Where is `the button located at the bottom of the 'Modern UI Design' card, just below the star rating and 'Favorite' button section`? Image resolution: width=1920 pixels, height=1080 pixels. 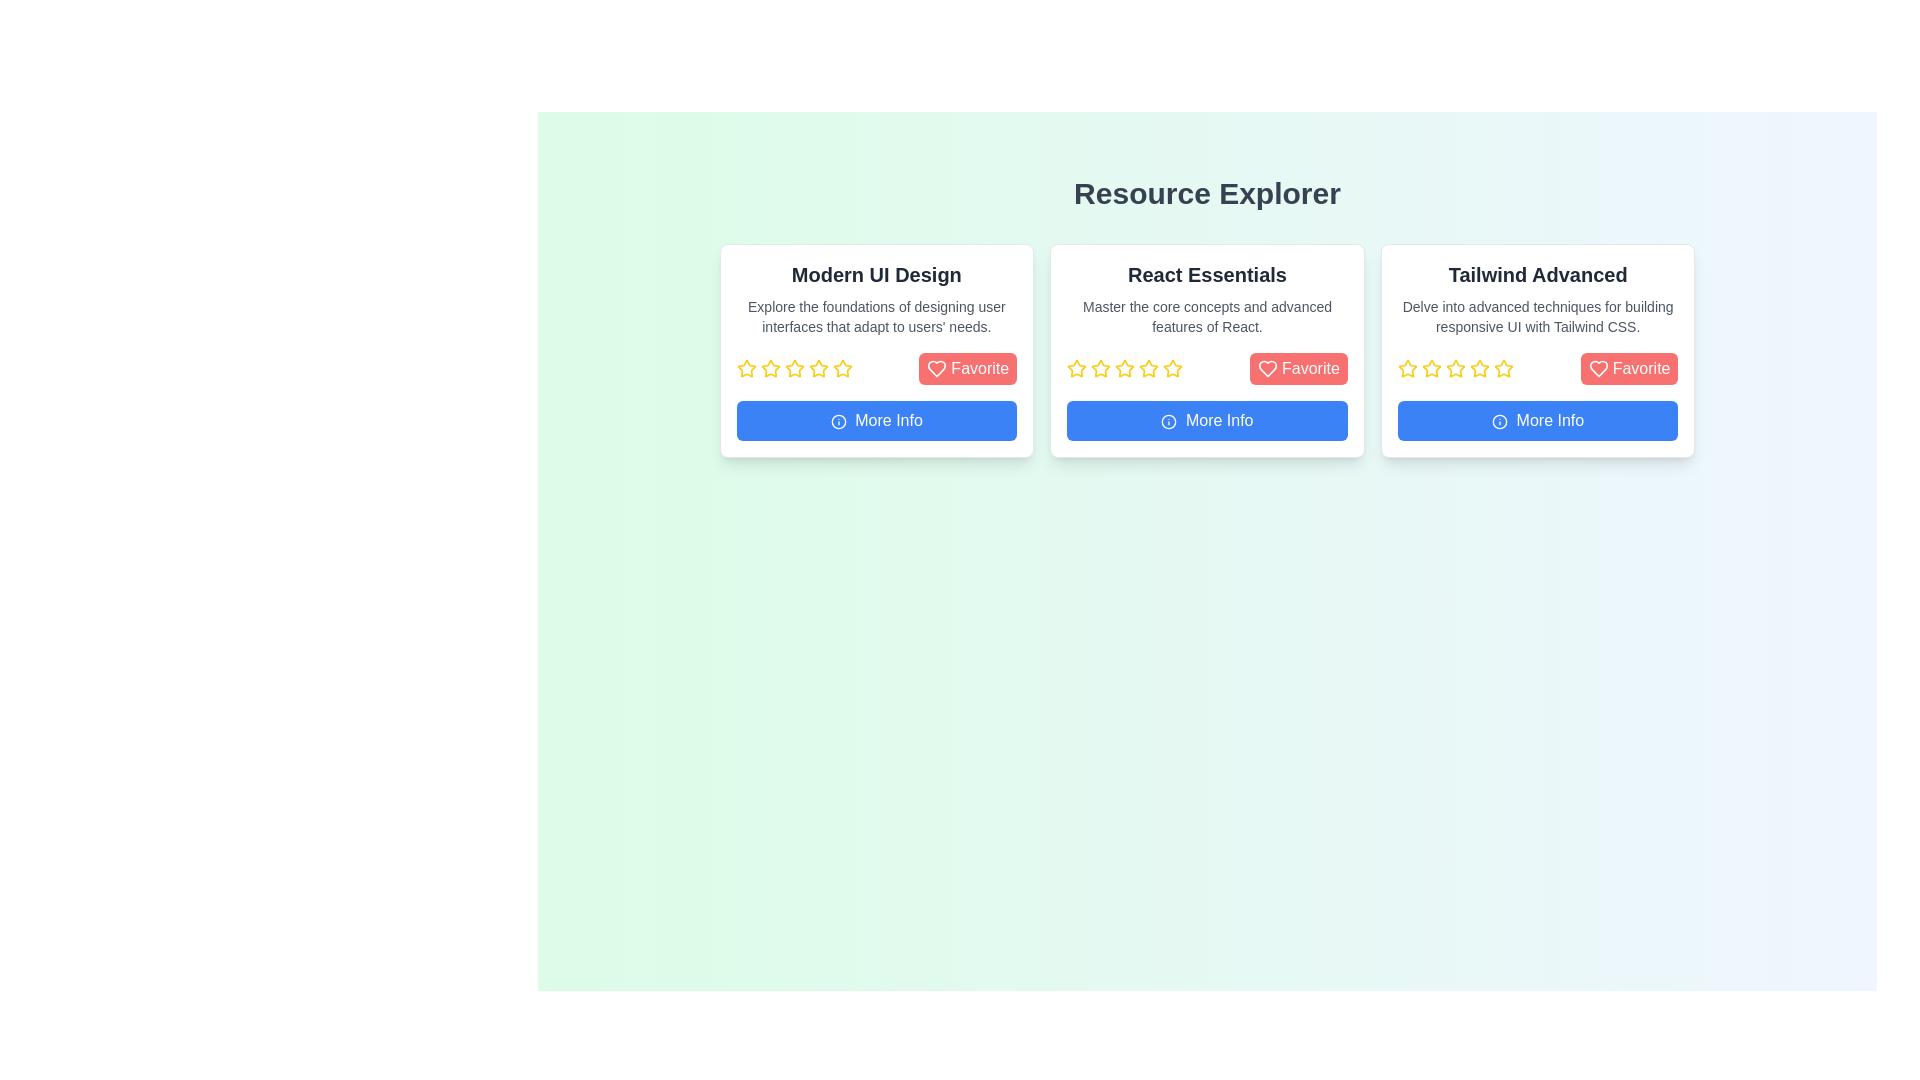
the button located at the bottom of the 'Modern UI Design' card, just below the star rating and 'Favorite' button section is located at coordinates (876, 419).